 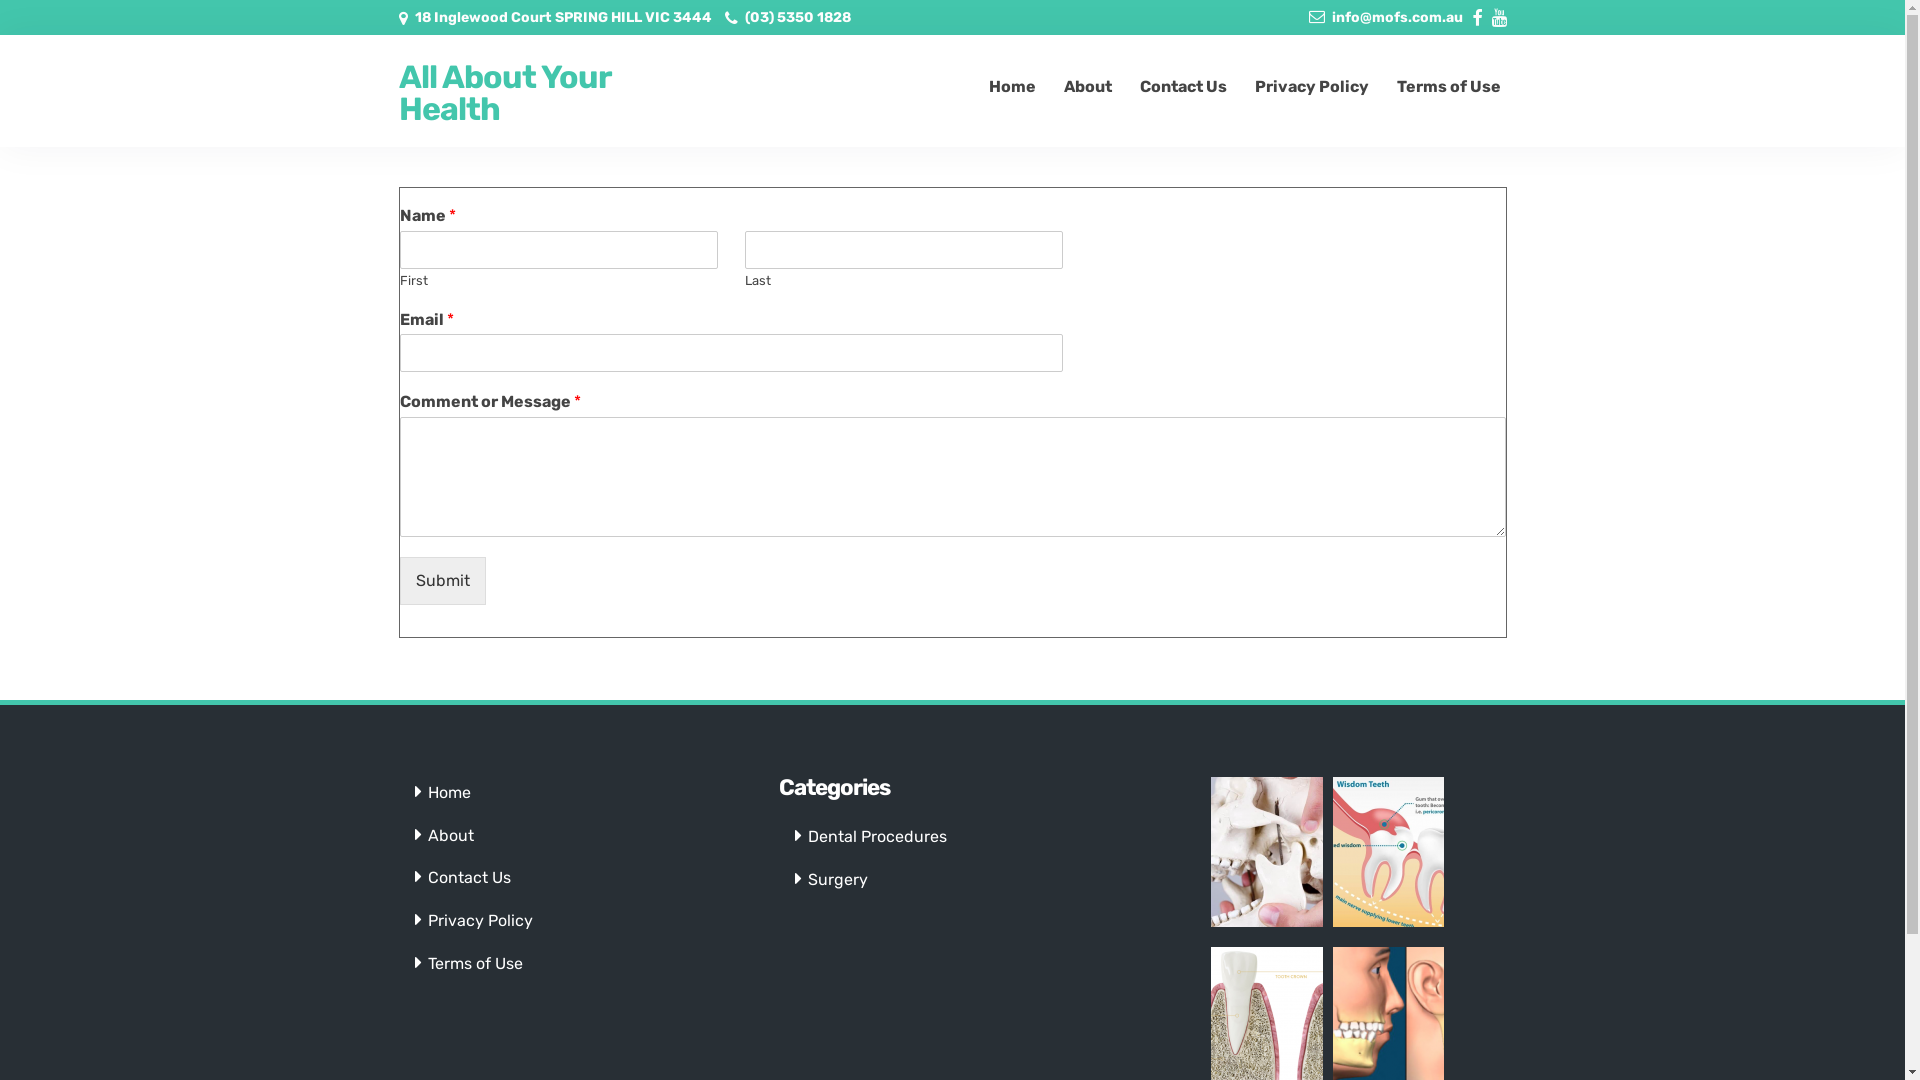 What do you see at coordinates (524, 92) in the screenshot?
I see `'All About Your Health'` at bounding box center [524, 92].